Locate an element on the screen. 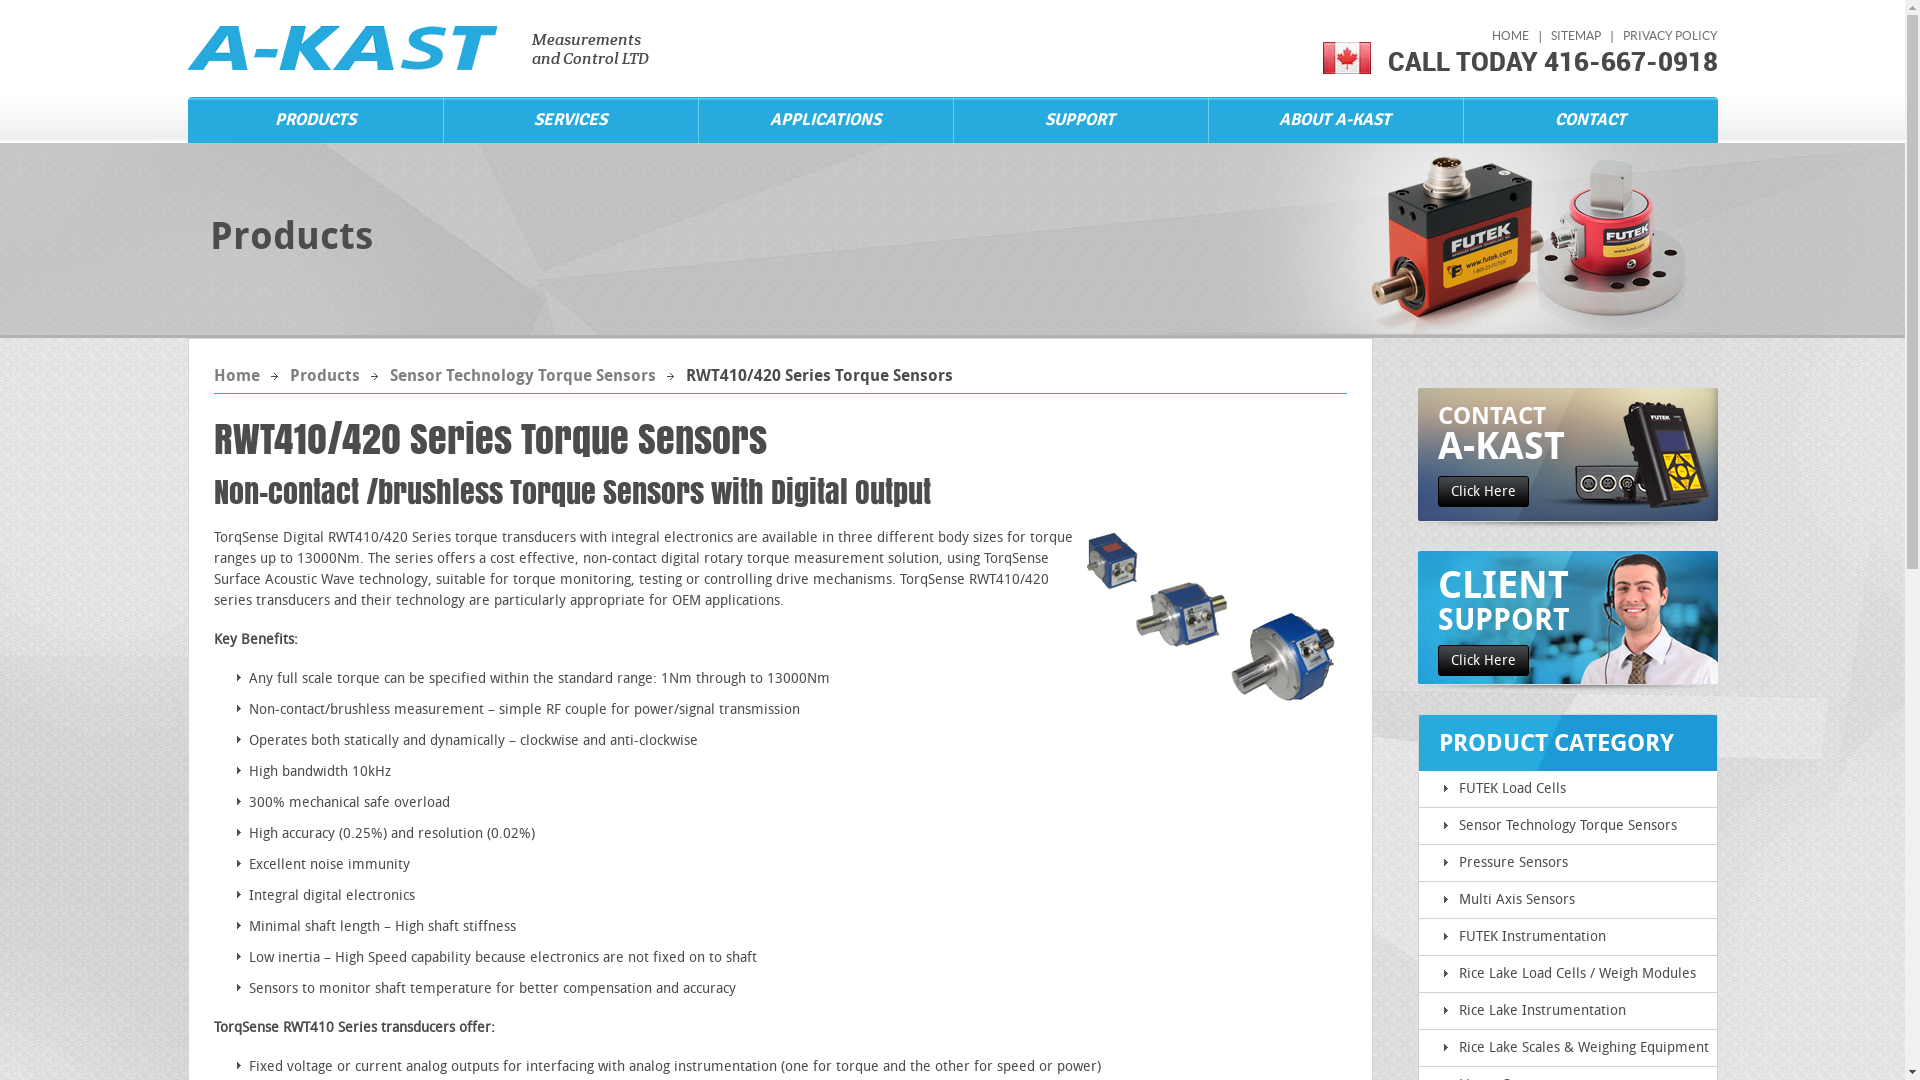  'APPLICATIONS' is located at coordinates (825, 119).